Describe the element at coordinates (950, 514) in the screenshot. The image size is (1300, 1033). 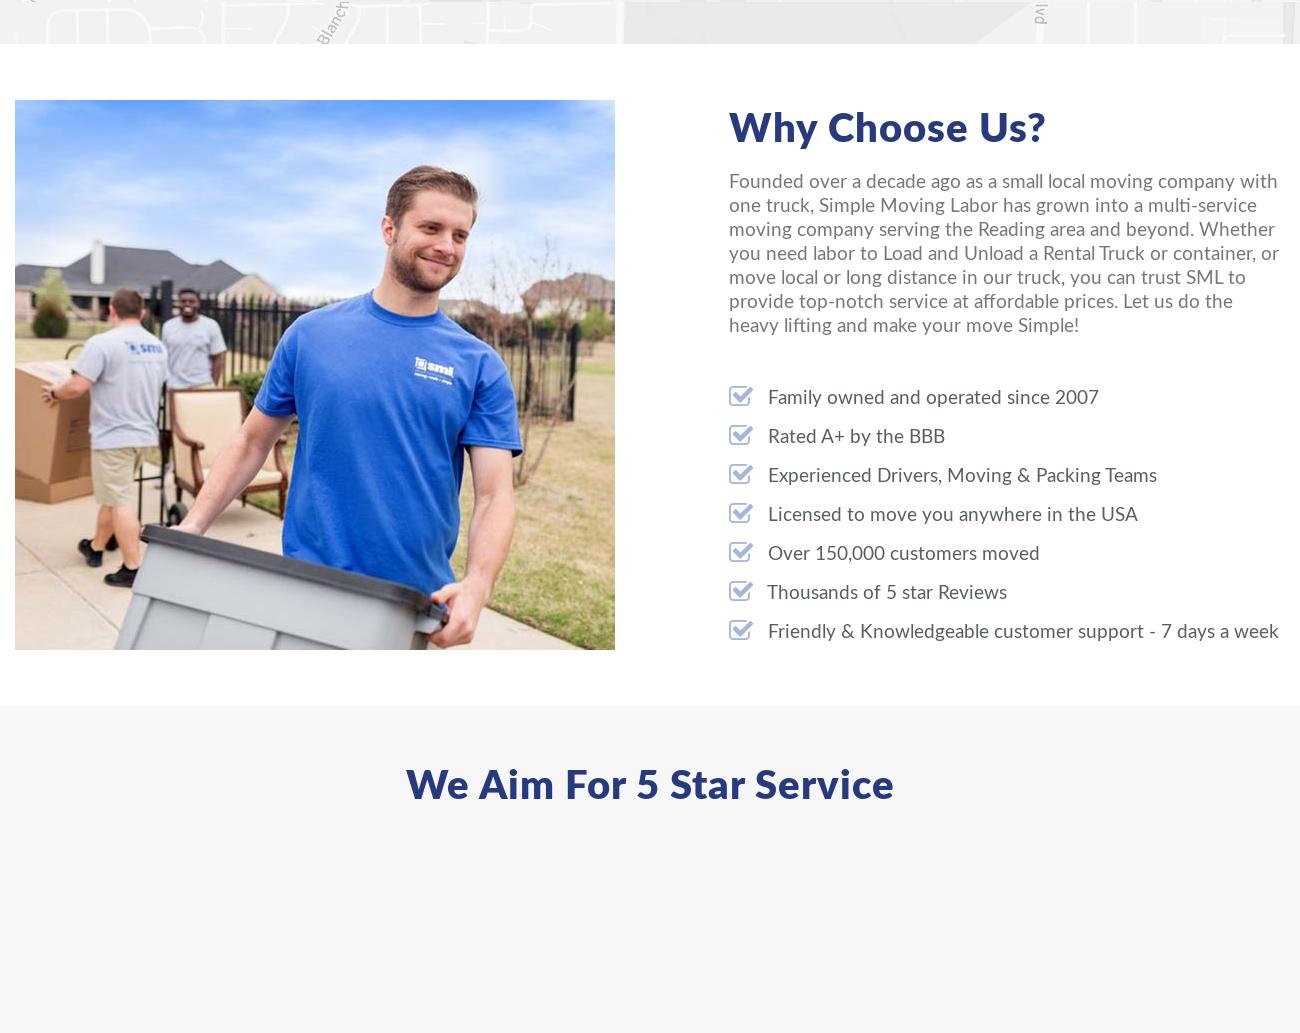
I see `'Licensed to move you anywhere in the USA'` at that location.